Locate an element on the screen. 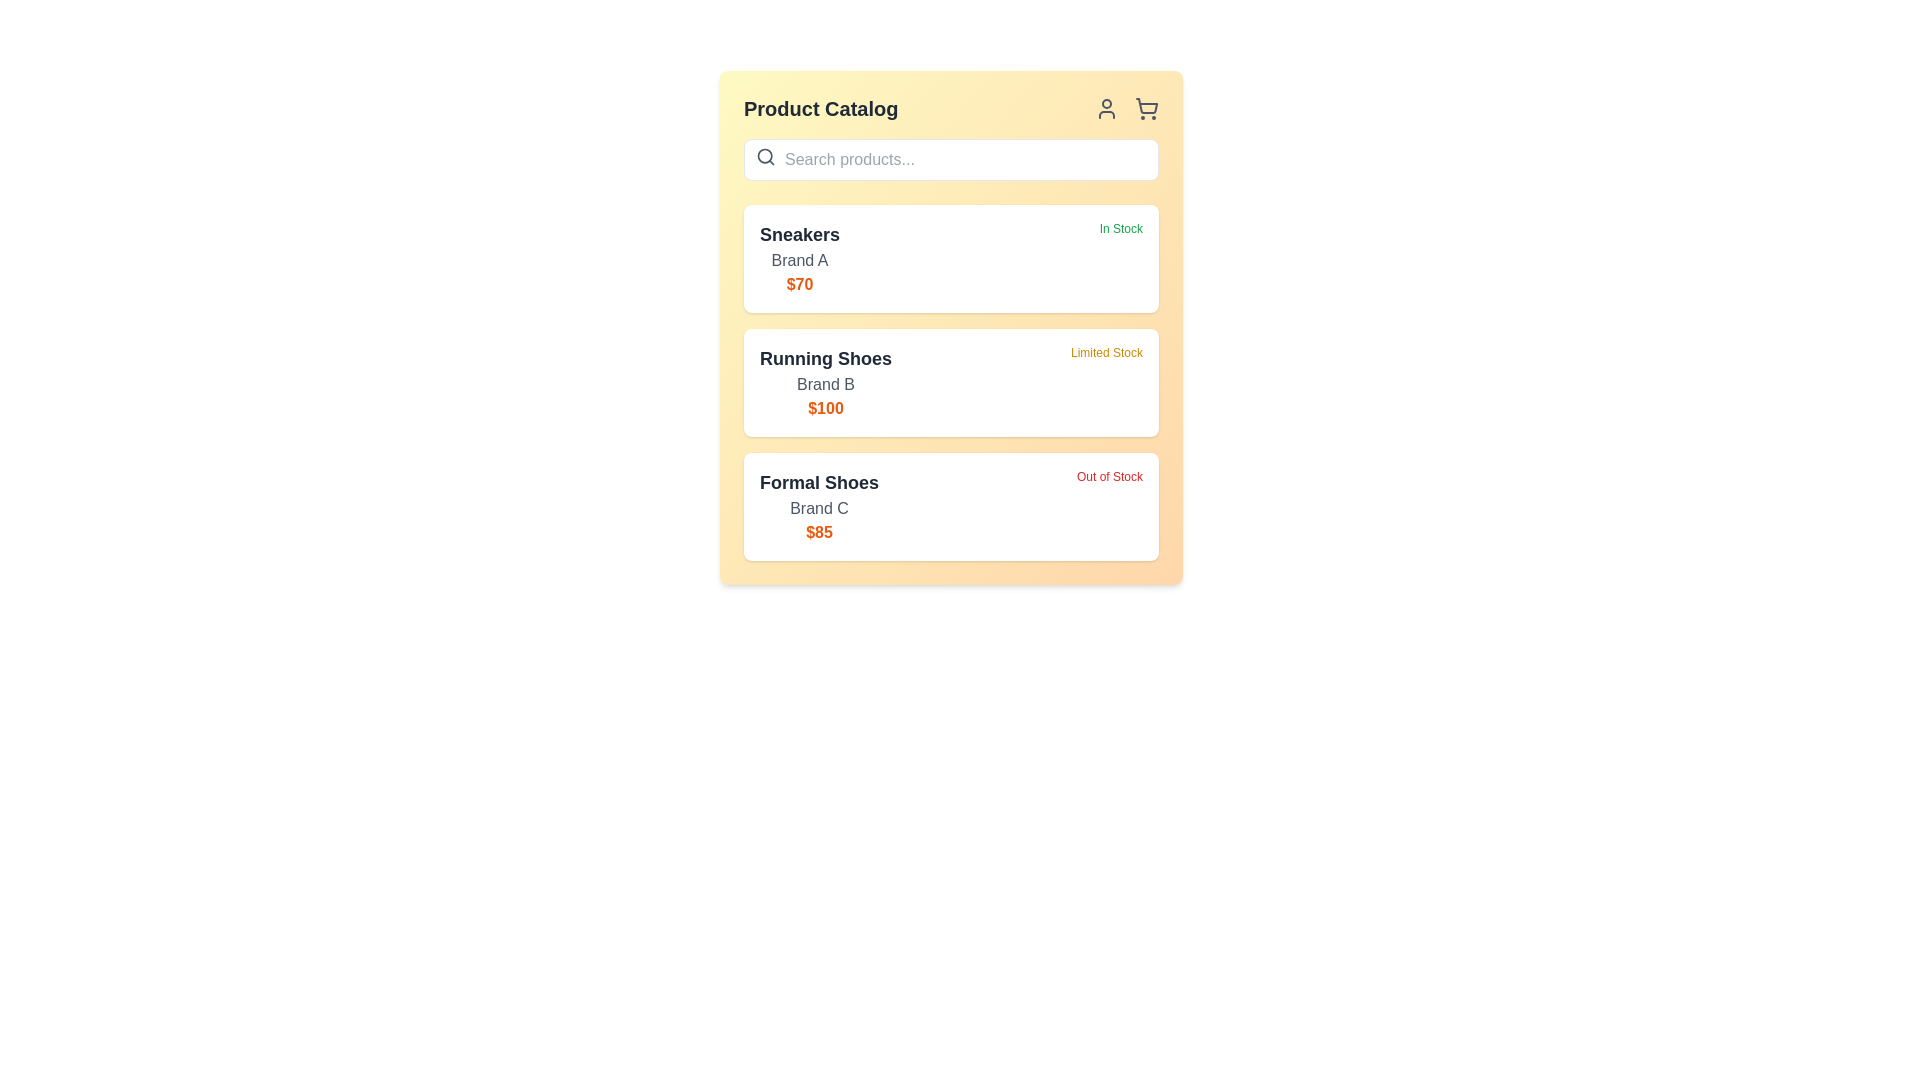  the first product item in the product catalog, which displays the title 'Sneakers', the subtitle 'Brand A', the price '$70', and the stock status 'In Stock' is located at coordinates (950, 257).